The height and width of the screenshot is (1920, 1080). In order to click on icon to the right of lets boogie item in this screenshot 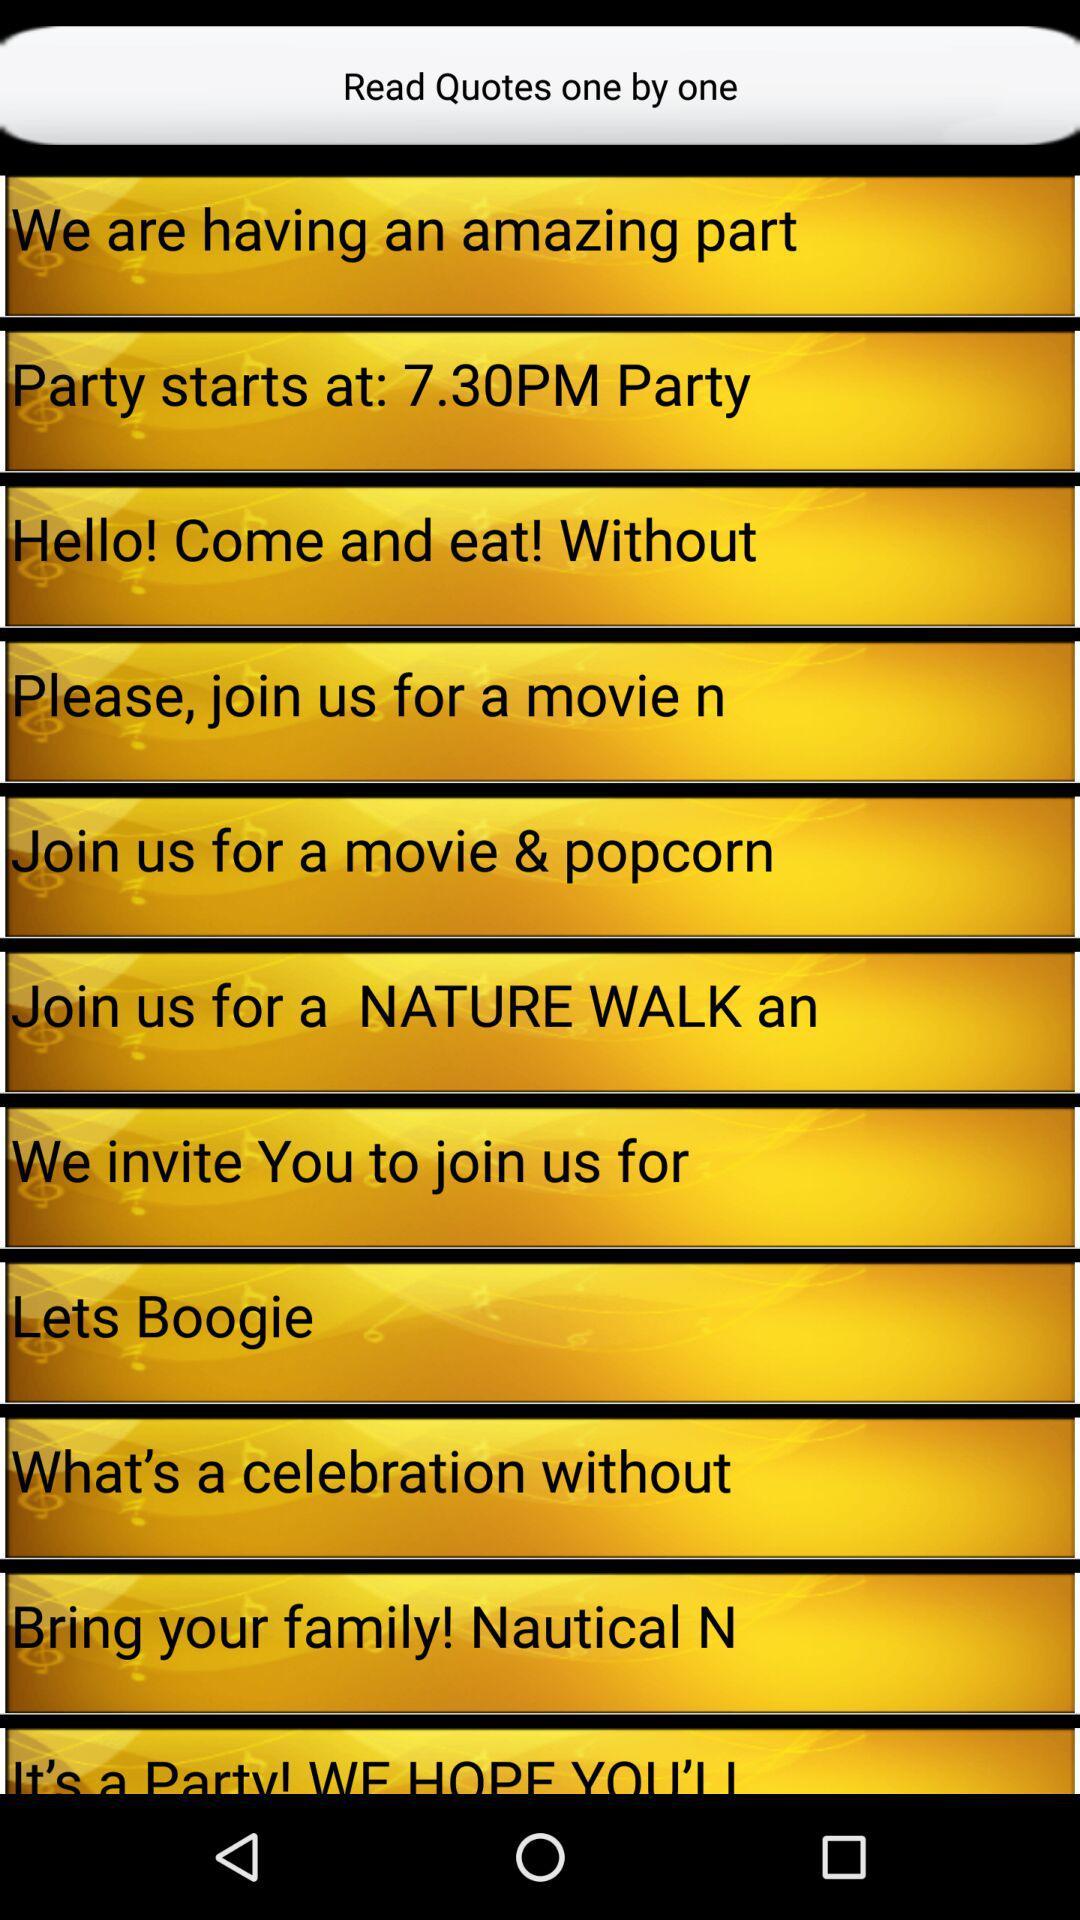, I will do `click(1076, 1332)`.